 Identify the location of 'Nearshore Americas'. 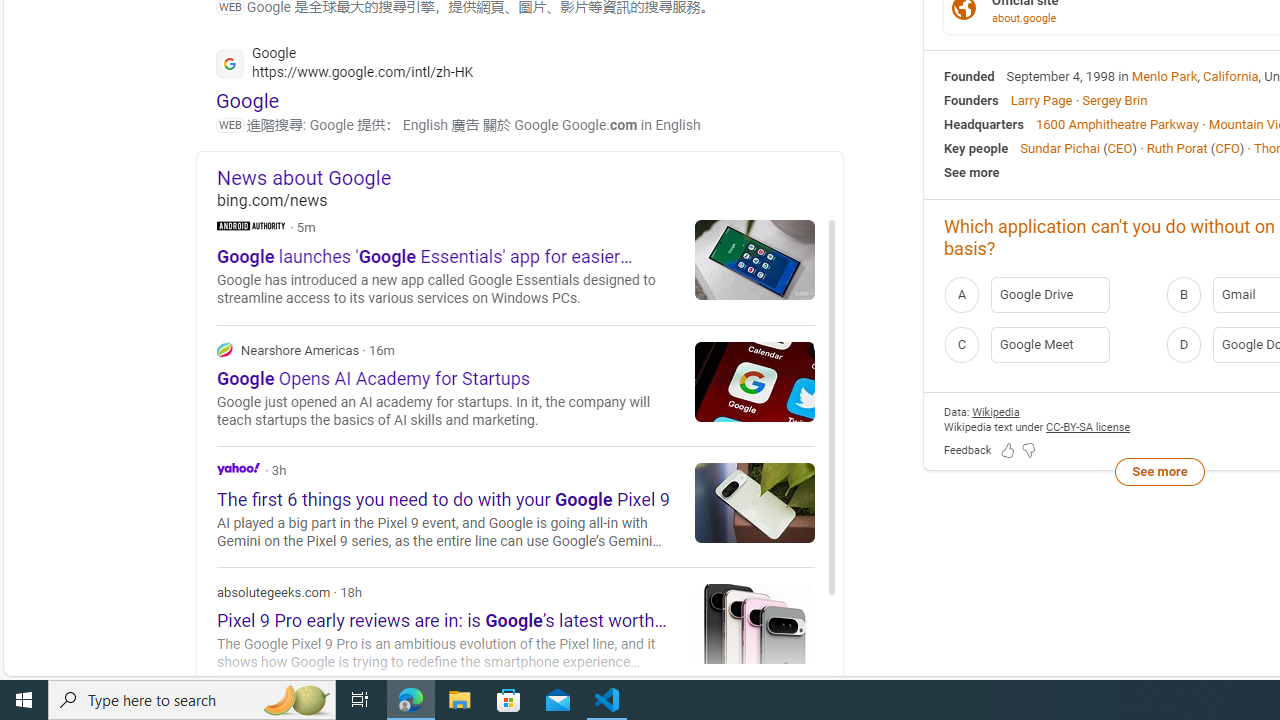
(225, 348).